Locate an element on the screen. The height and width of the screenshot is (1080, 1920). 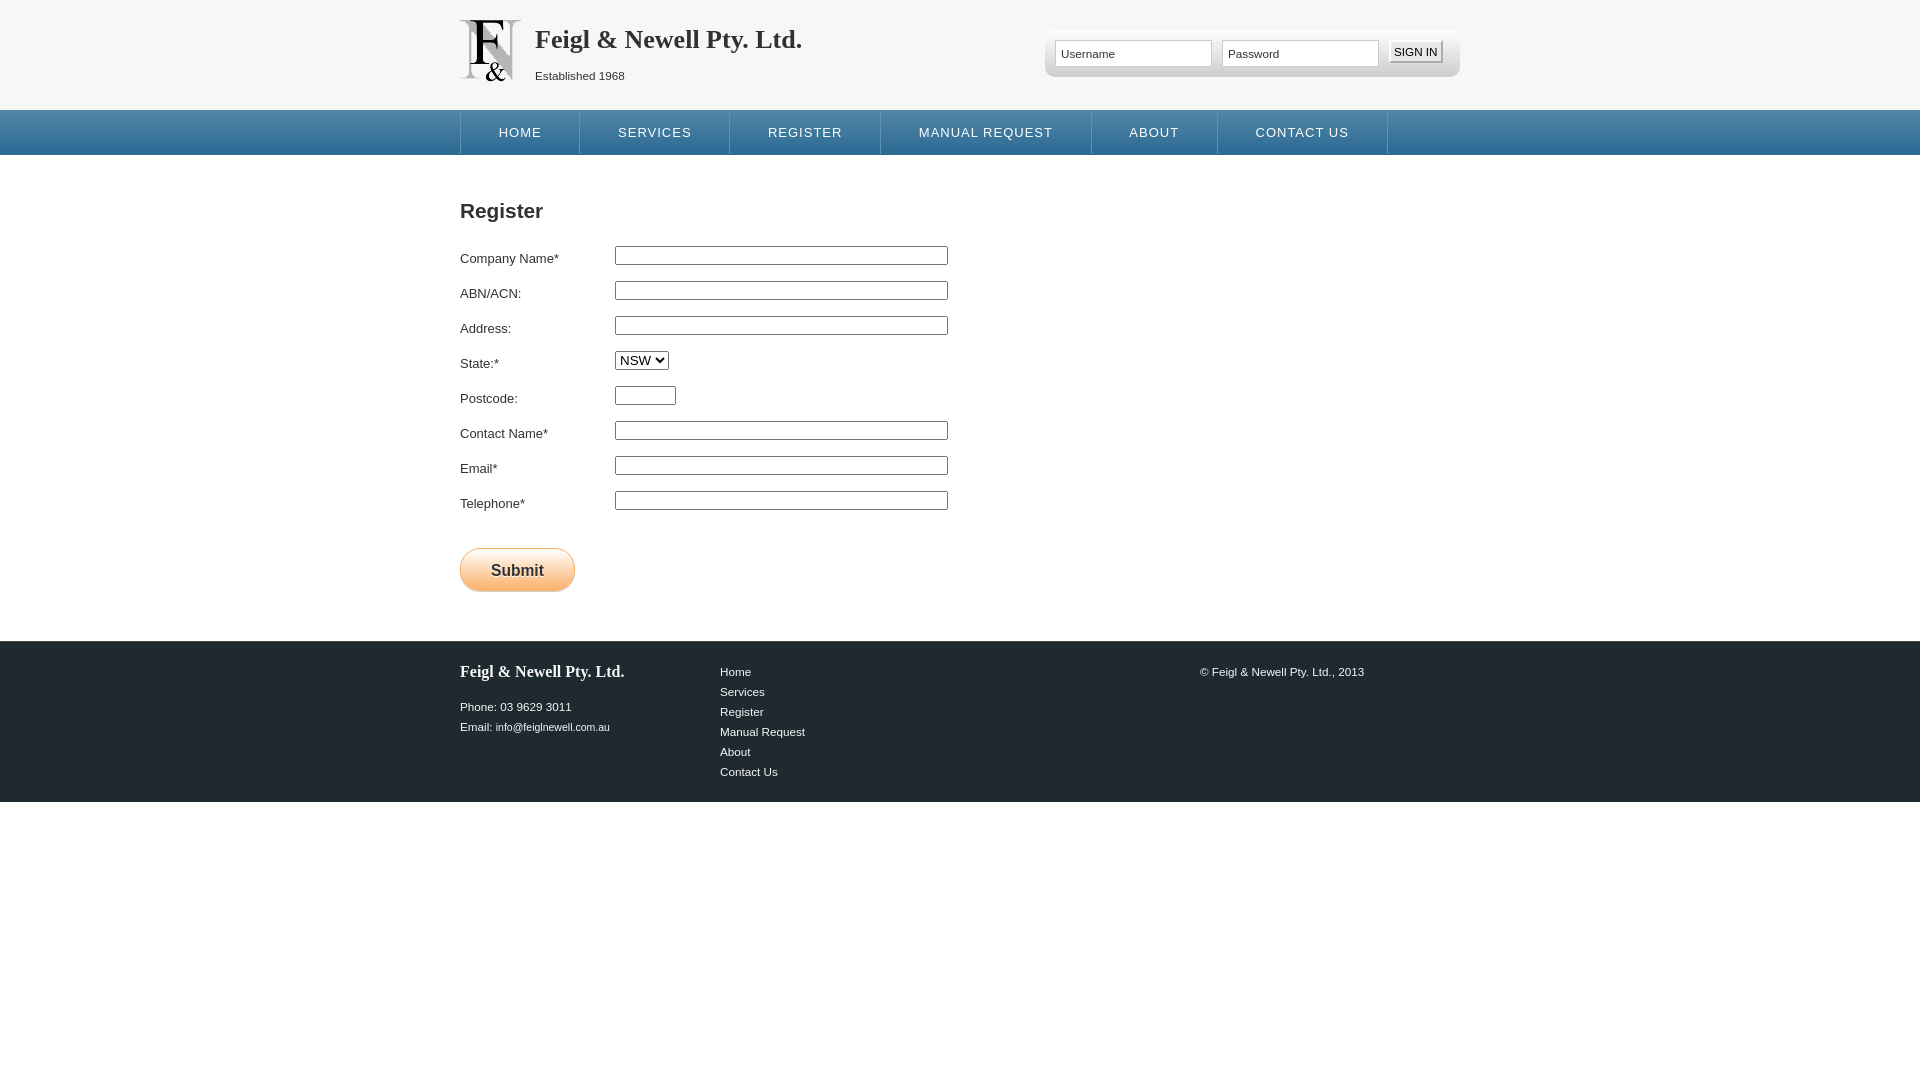
'MANUAL REQUEST' is located at coordinates (986, 131).